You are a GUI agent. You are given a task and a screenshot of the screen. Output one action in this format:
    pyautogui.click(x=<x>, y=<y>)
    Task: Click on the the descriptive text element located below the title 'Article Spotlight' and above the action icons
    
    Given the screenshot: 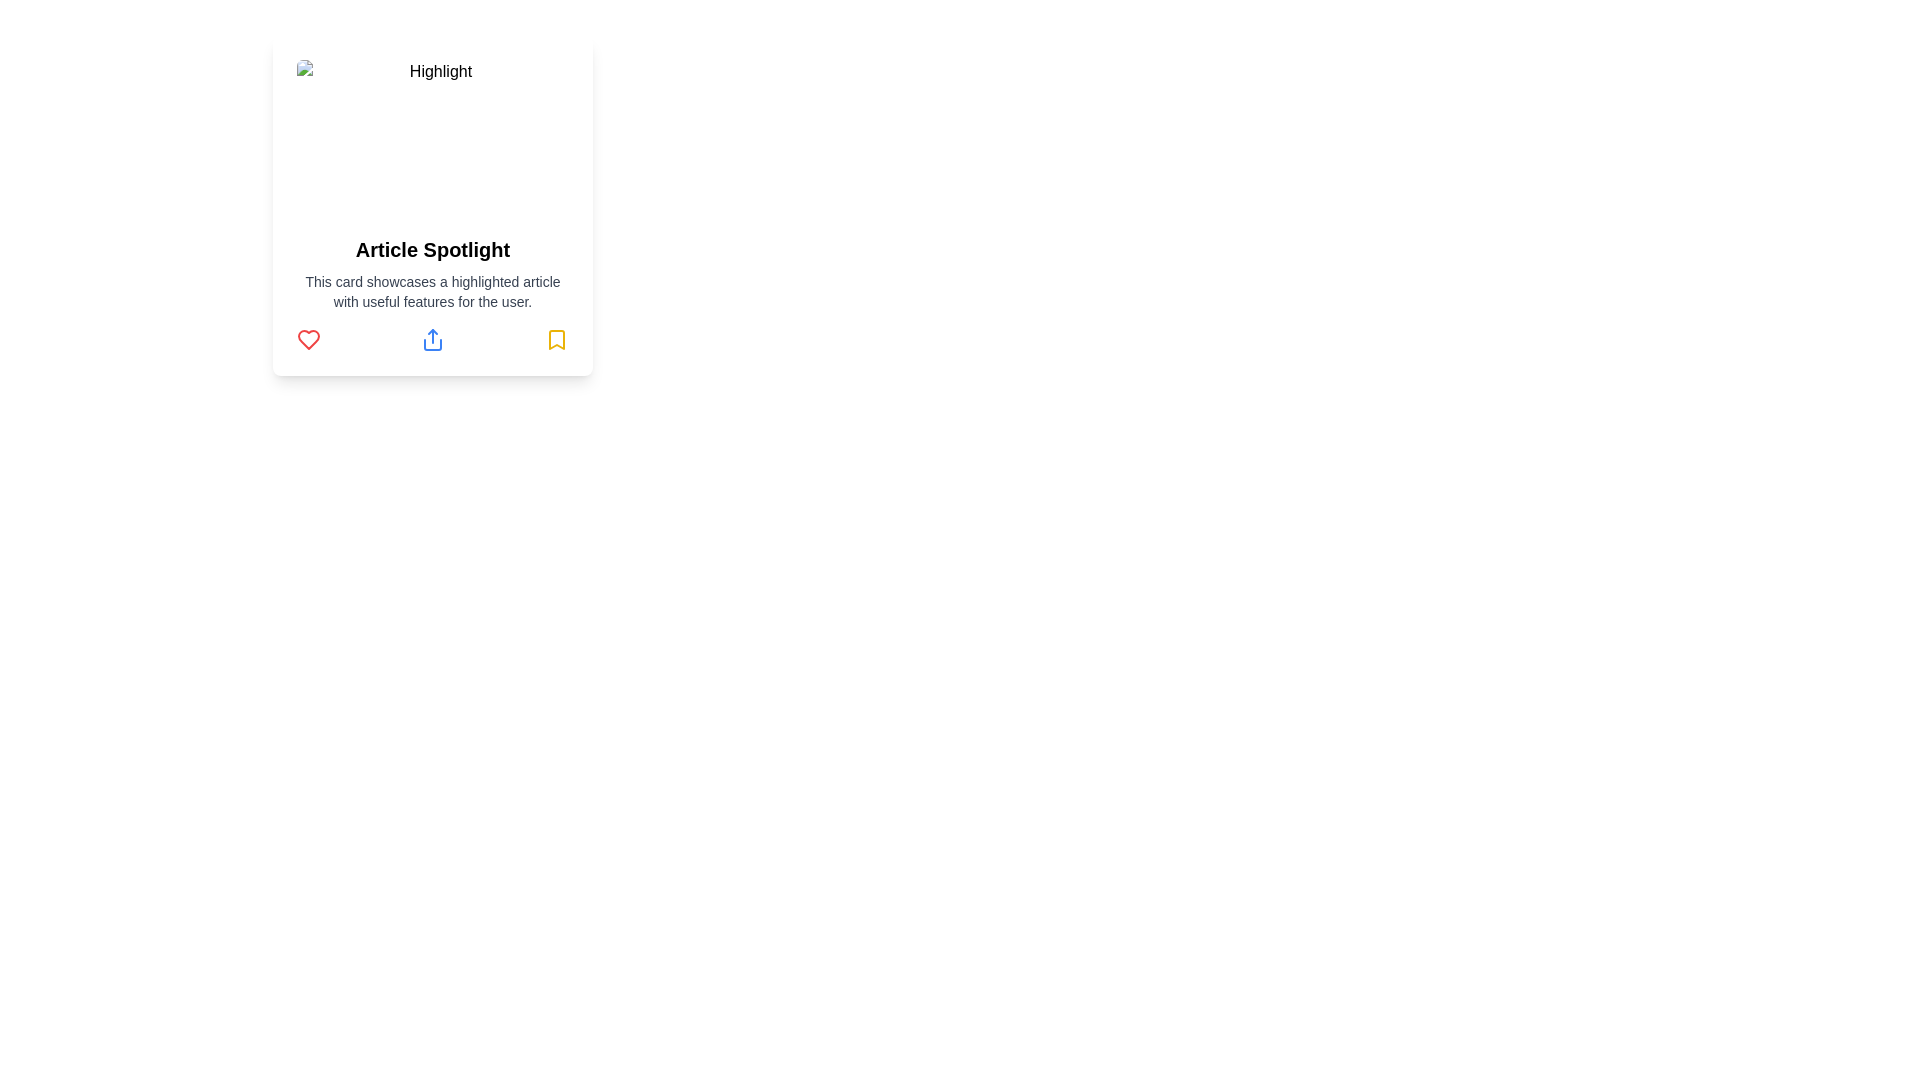 What is the action you would take?
    pyautogui.click(x=431, y=292)
    